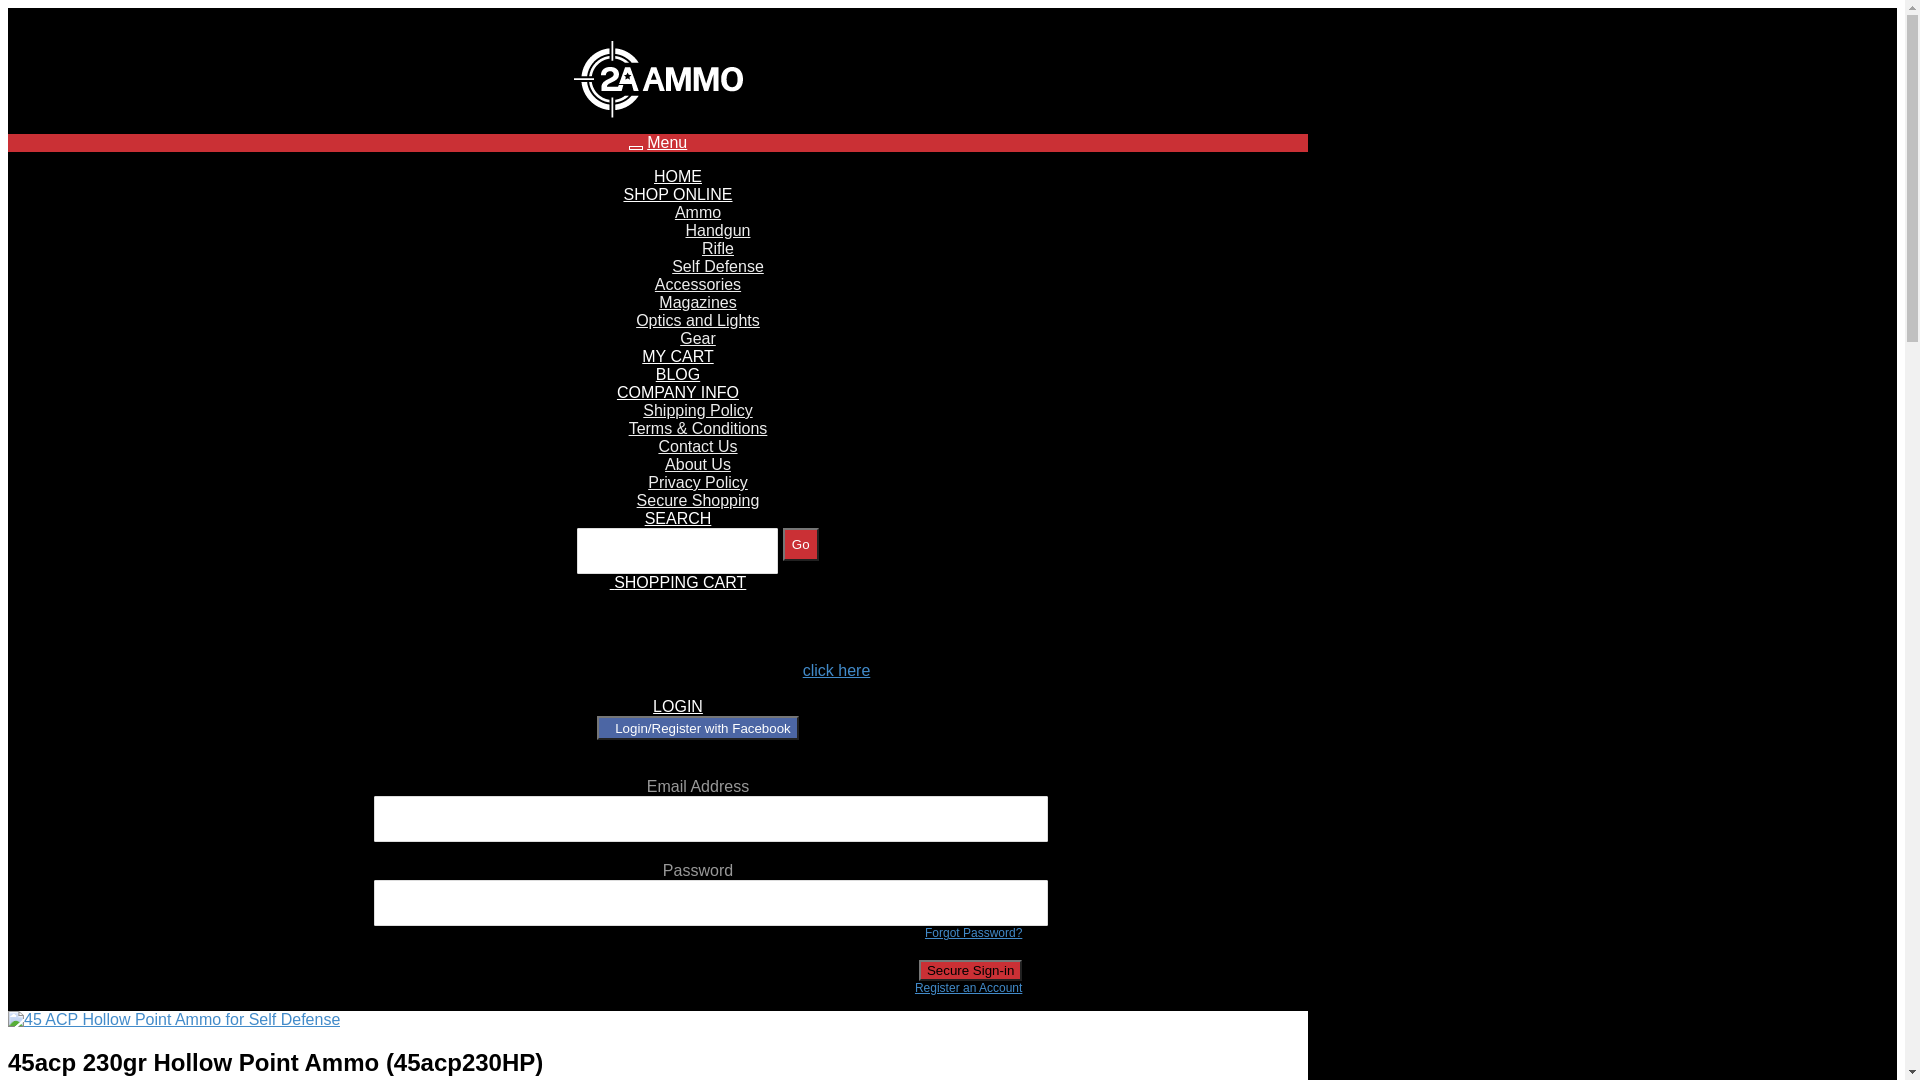 The height and width of the screenshot is (1080, 1920). I want to click on 'Register an Account', so click(968, 986).